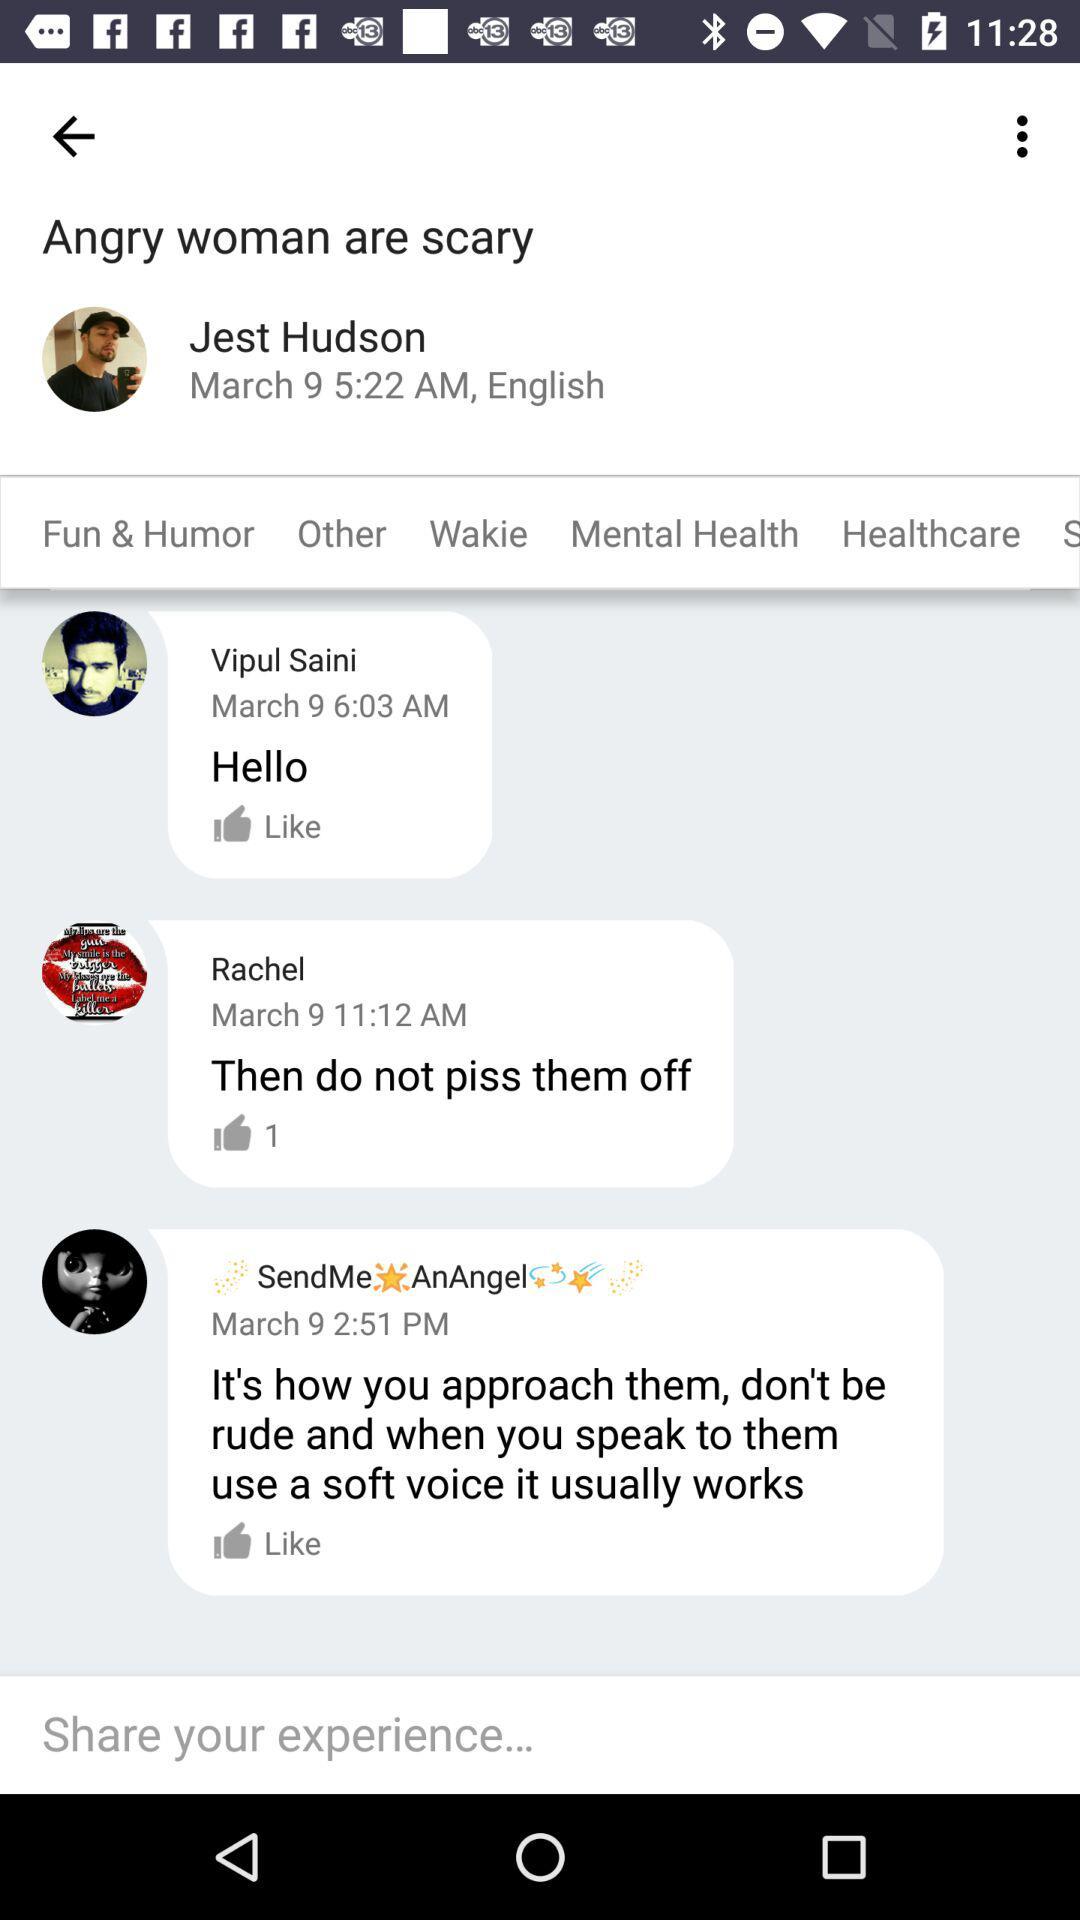  What do you see at coordinates (288, 237) in the screenshot?
I see `angry woman are` at bounding box center [288, 237].